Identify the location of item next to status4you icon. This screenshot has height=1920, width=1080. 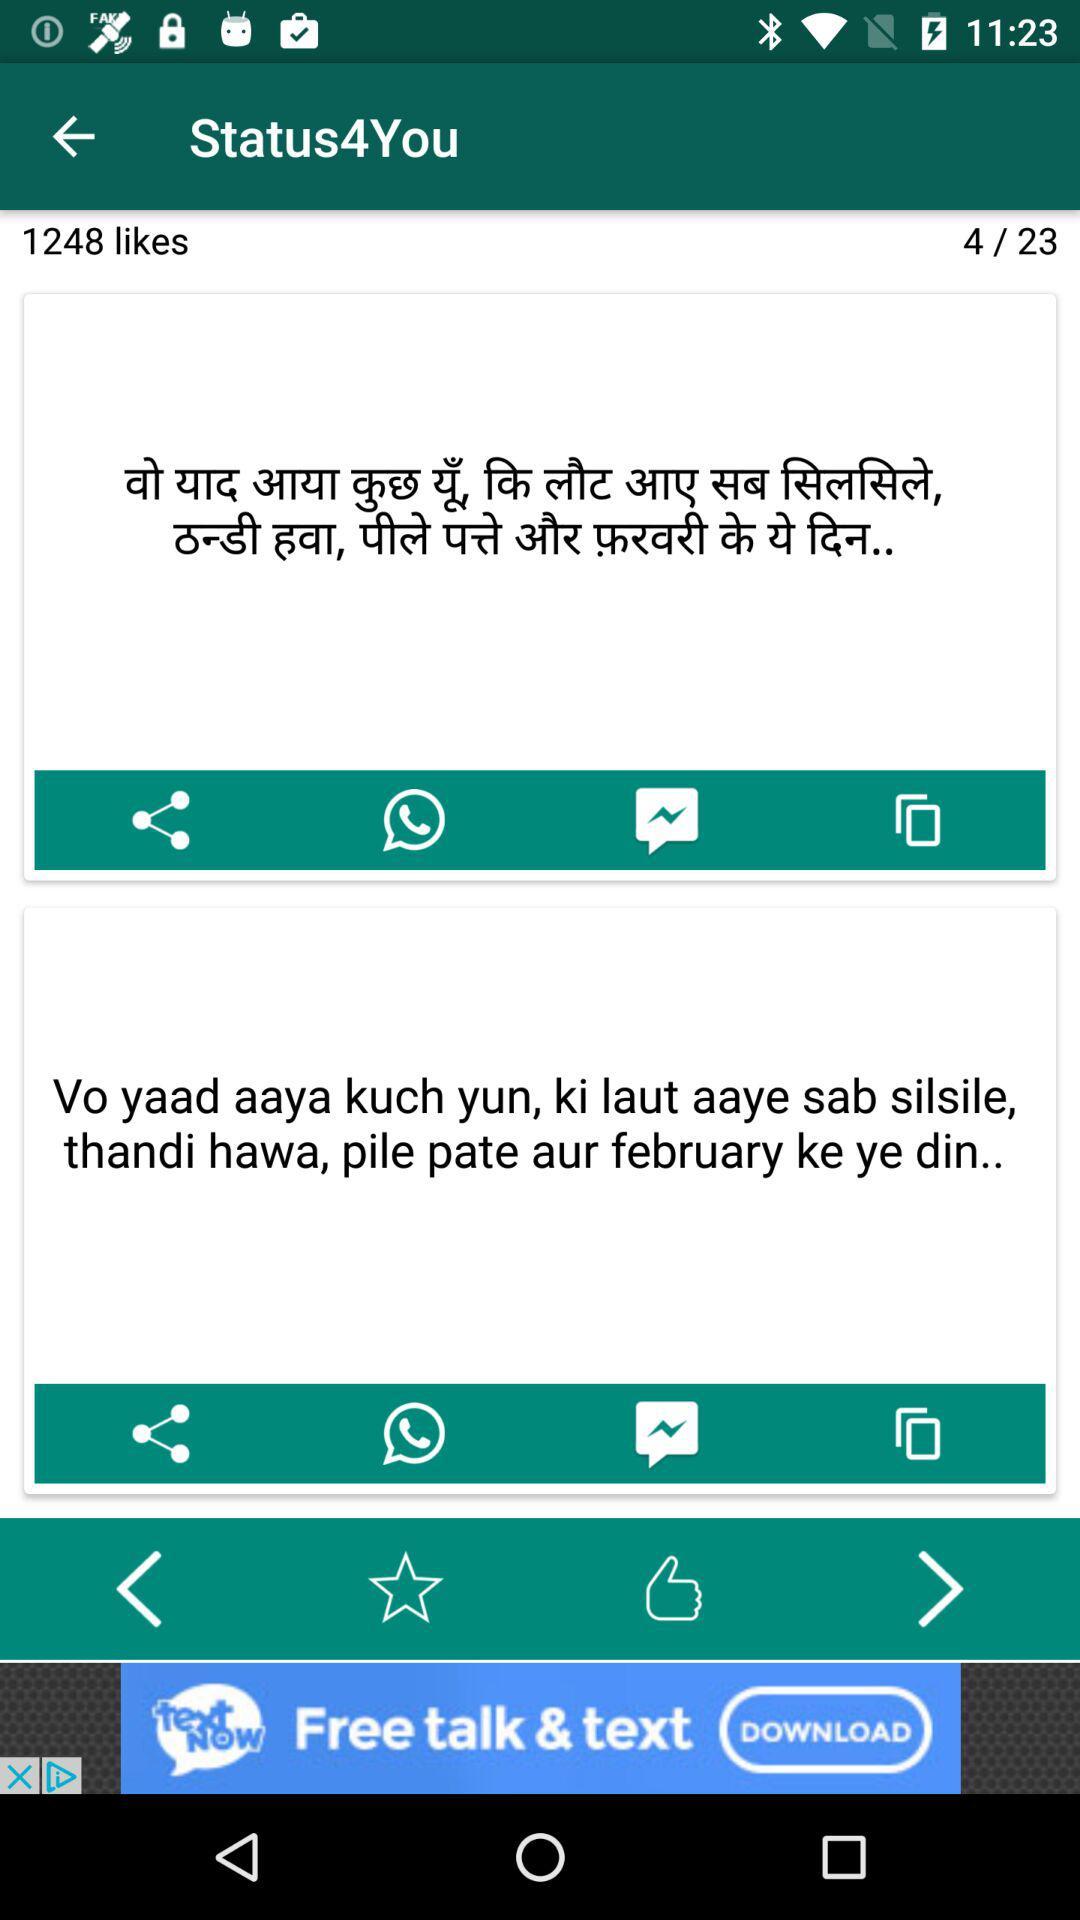
(72, 135).